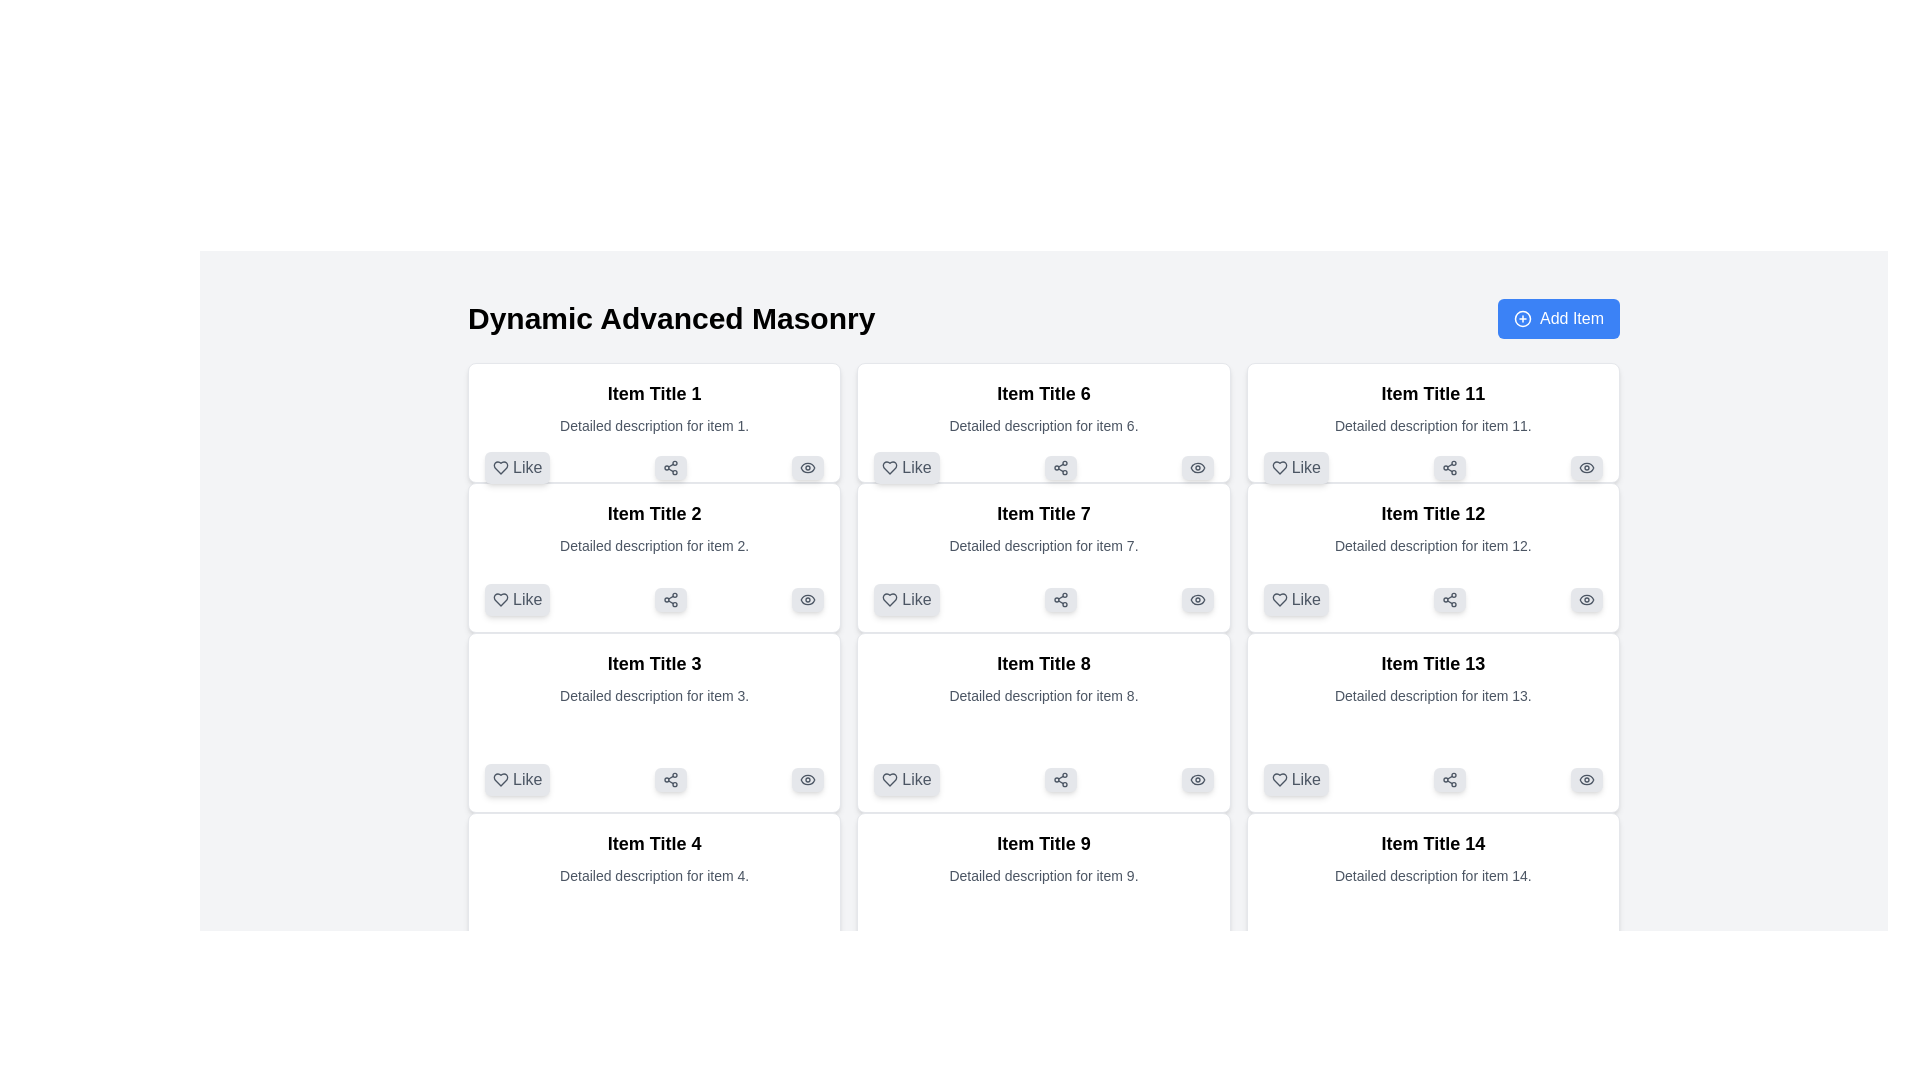  I want to click on eye icon located within the 'Item Title 7' card, which is characterized by its elliptical outline and minimalist design, so click(1197, 599).